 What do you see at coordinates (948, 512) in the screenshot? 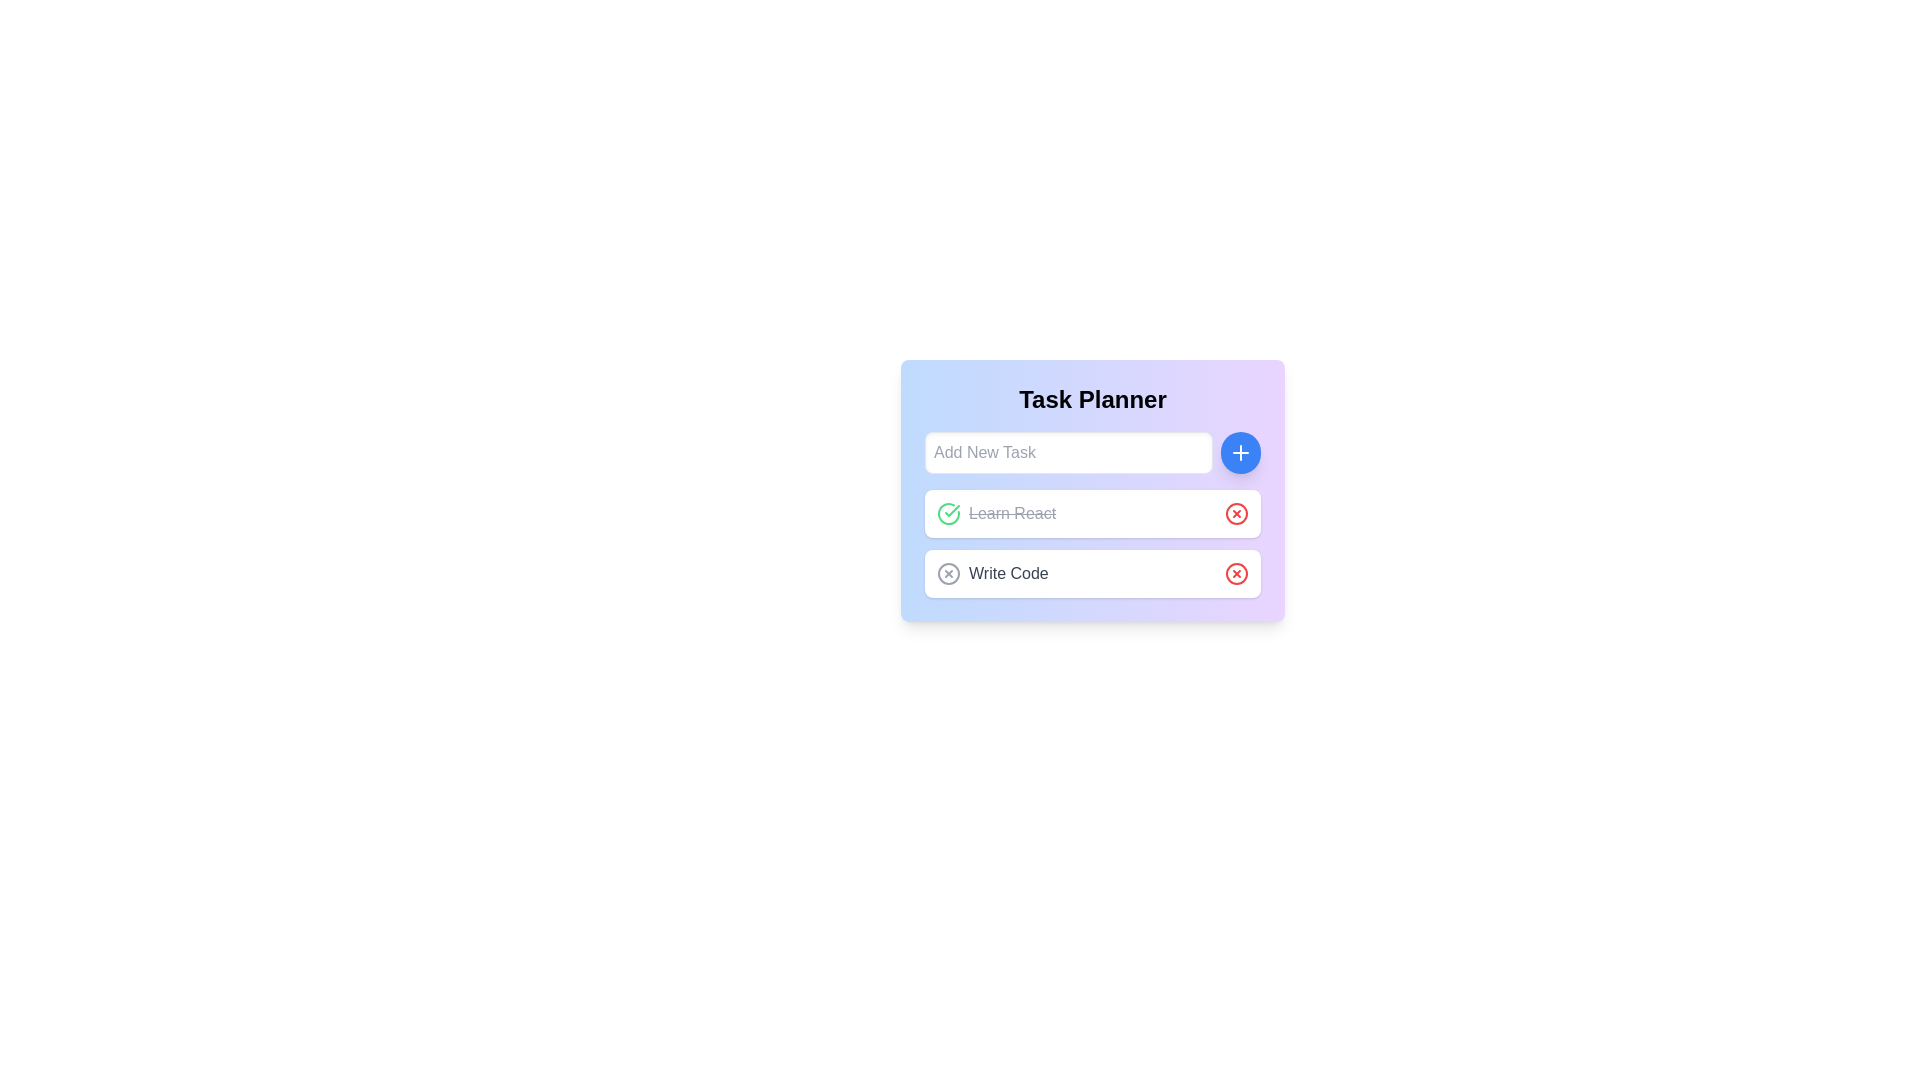
I see `the circular button with a green border and checkmark indicating a completed task, located on the left side of the task entry titled 'Learn React'` at bounding box center [948, 512].